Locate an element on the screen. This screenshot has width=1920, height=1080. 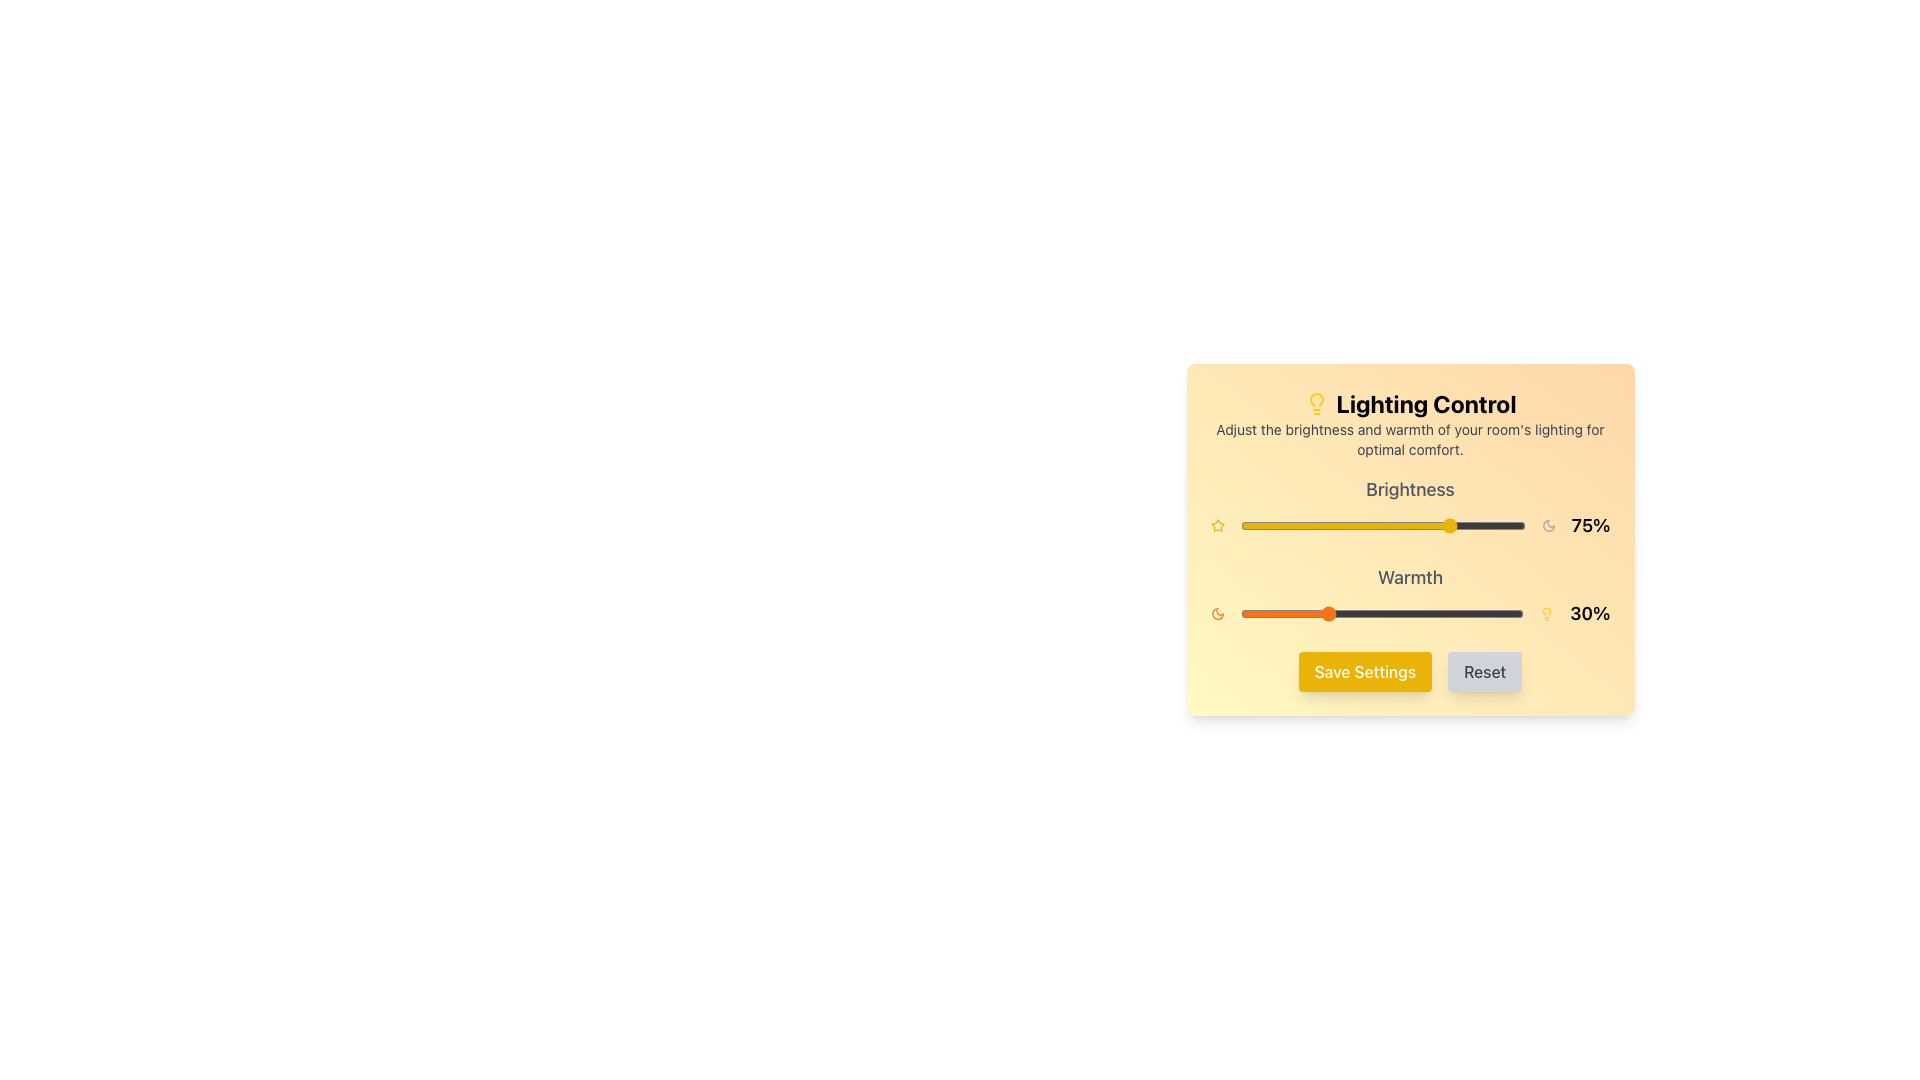
warmth is located at coordinates (1467, 612).